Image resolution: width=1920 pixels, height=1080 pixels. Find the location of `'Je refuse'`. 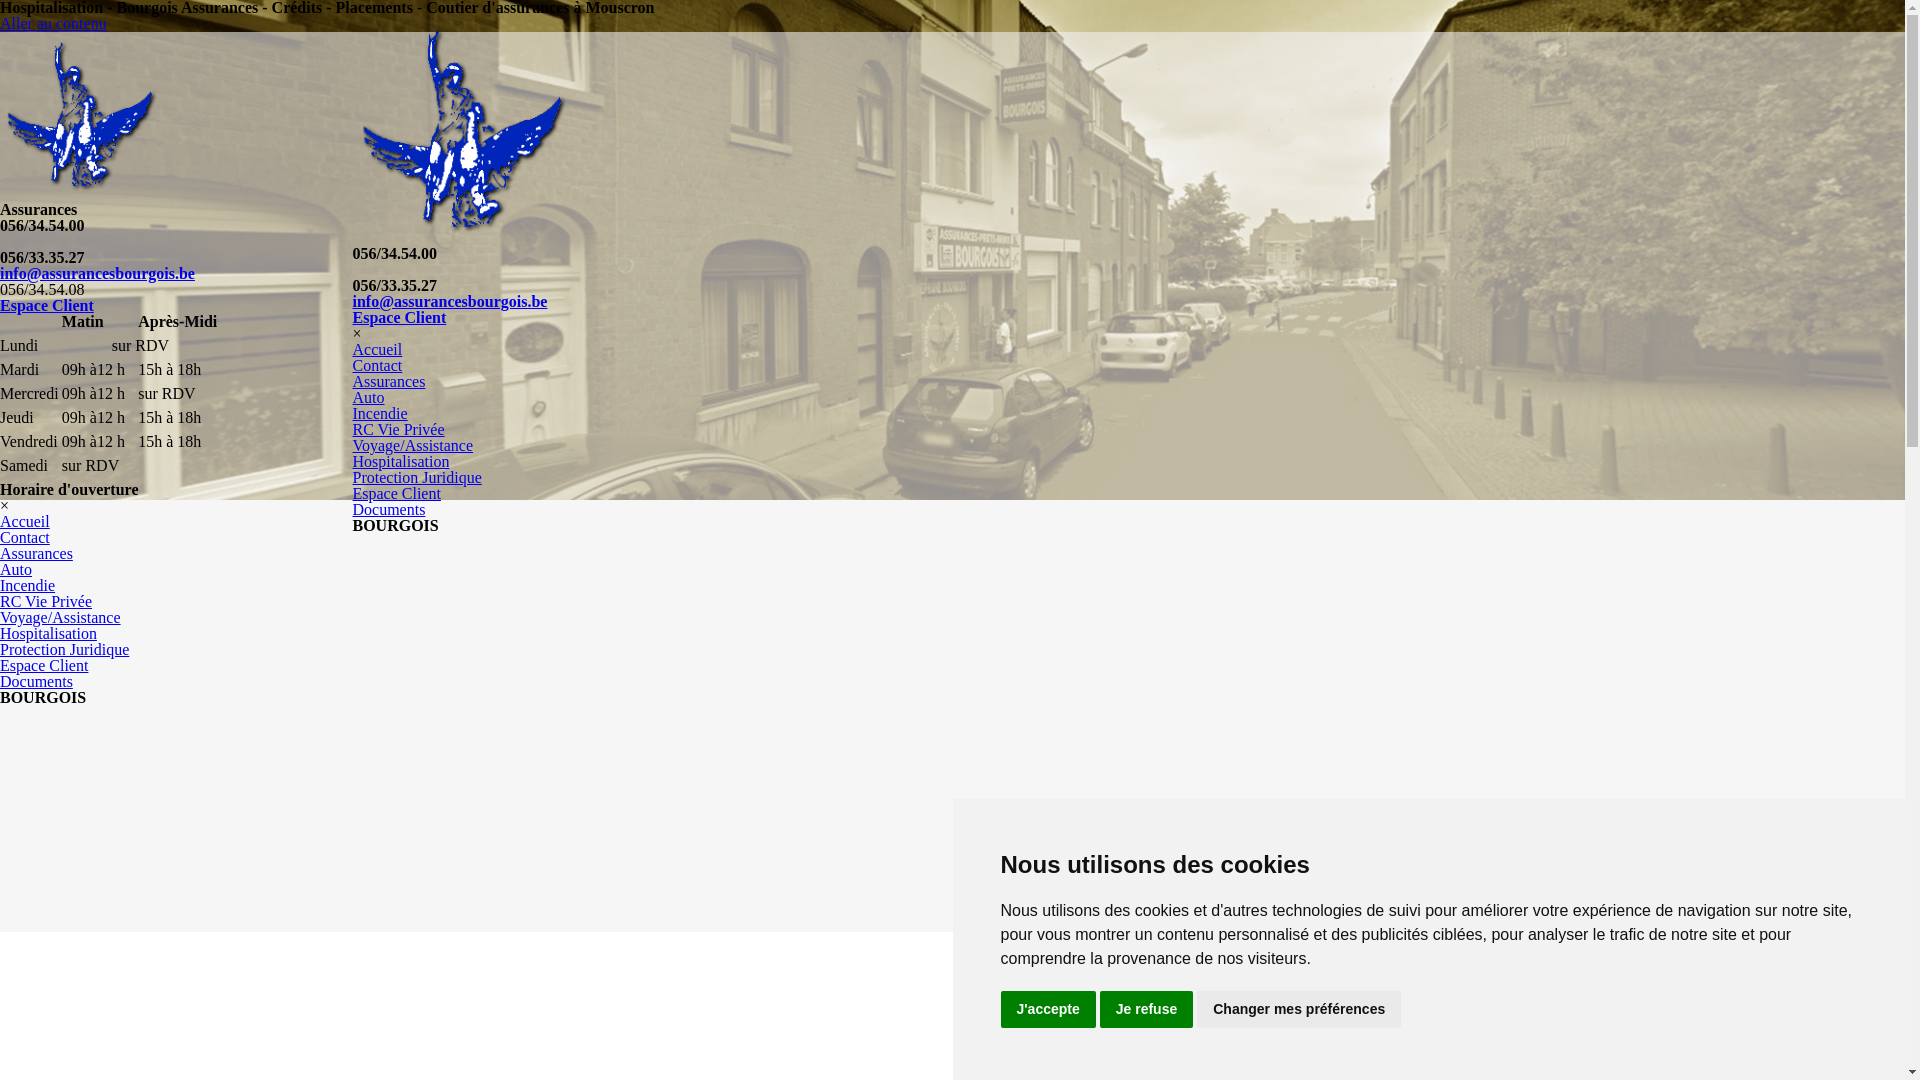

'Je refuse' is located at coordinates (1146, 1009).